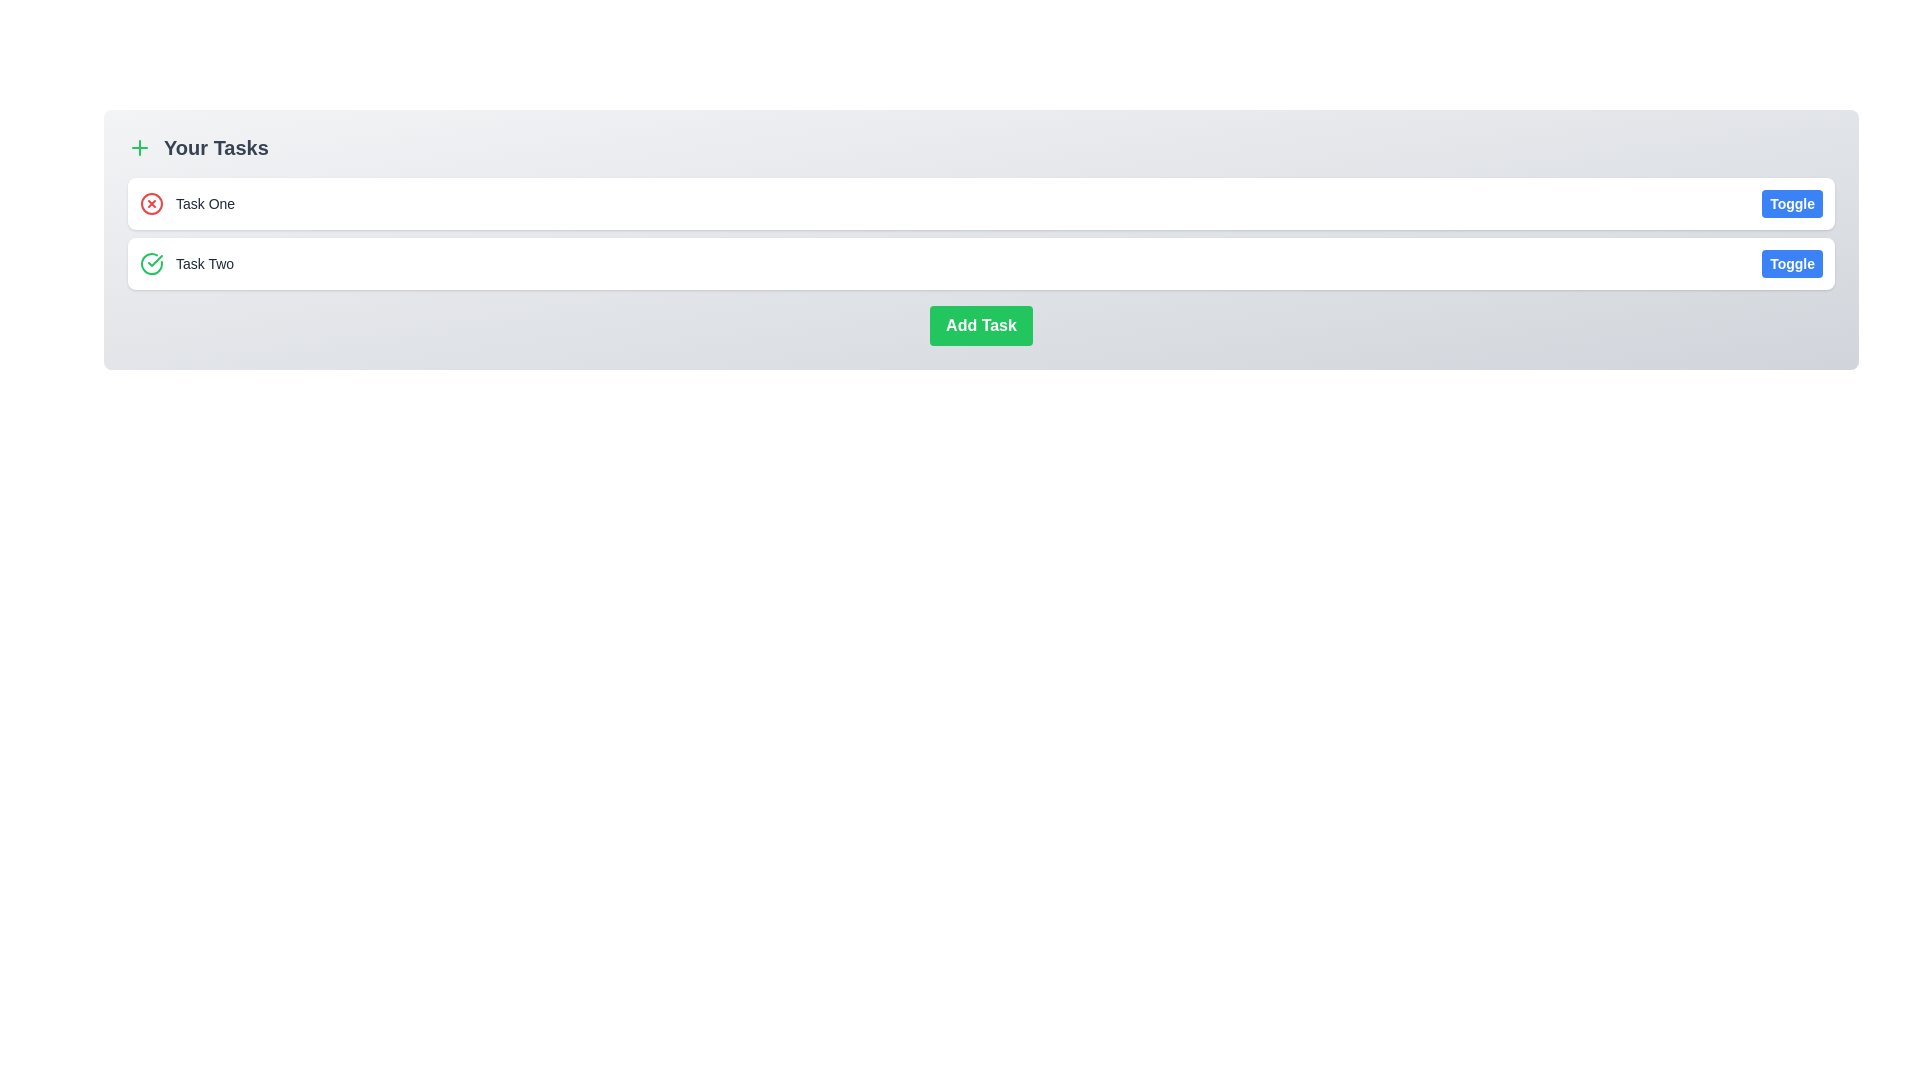 The image size is (1920, 1080). Describe the element at coordinates (981, 325) in the screenshot. I see `the button with a green background and white bold uppercase text reading 'Add Task'` at that location.